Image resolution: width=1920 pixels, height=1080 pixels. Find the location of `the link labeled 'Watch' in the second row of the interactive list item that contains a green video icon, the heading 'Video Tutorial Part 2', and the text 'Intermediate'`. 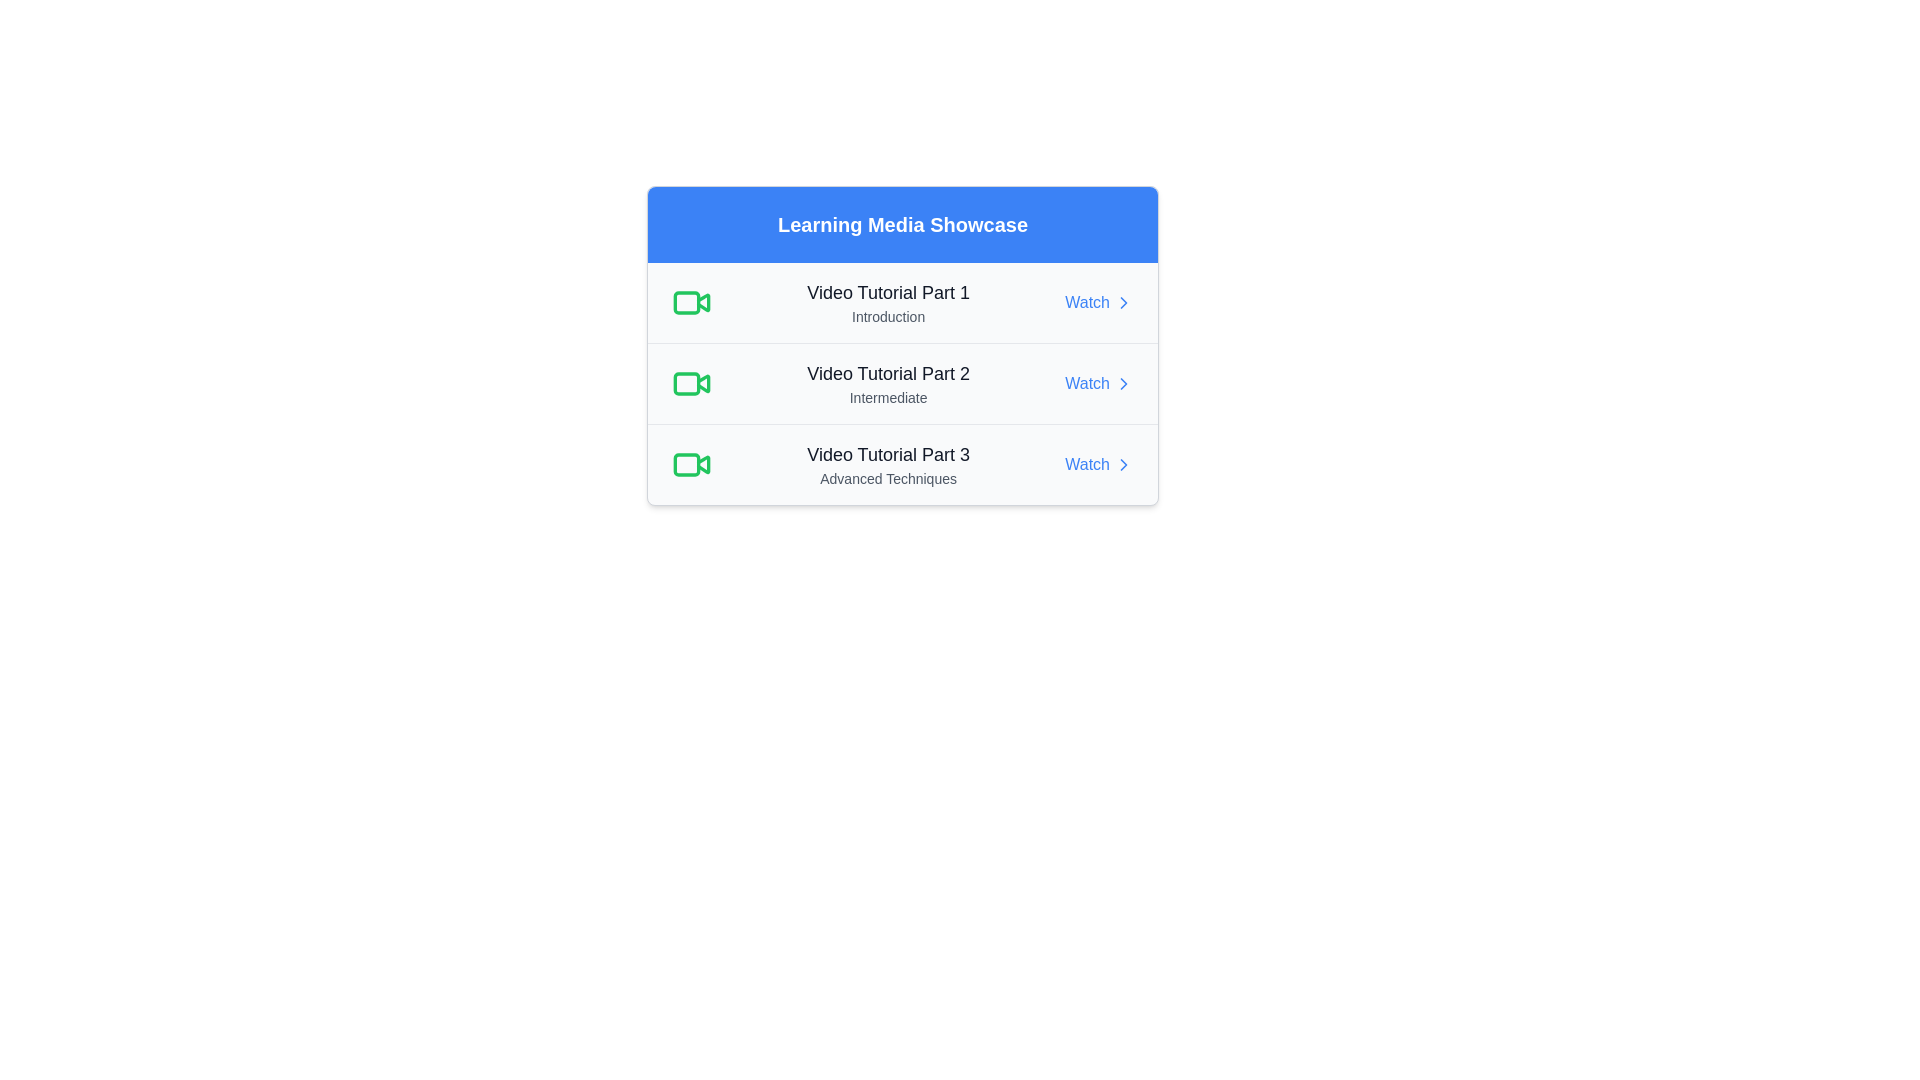

the link labeled 'Watch' in the second row of the interactive list item that contains a green video icon, the heading 'Video Tutorial Part 2', and the text 'Intermediate' is located at coordinates (901, 383).